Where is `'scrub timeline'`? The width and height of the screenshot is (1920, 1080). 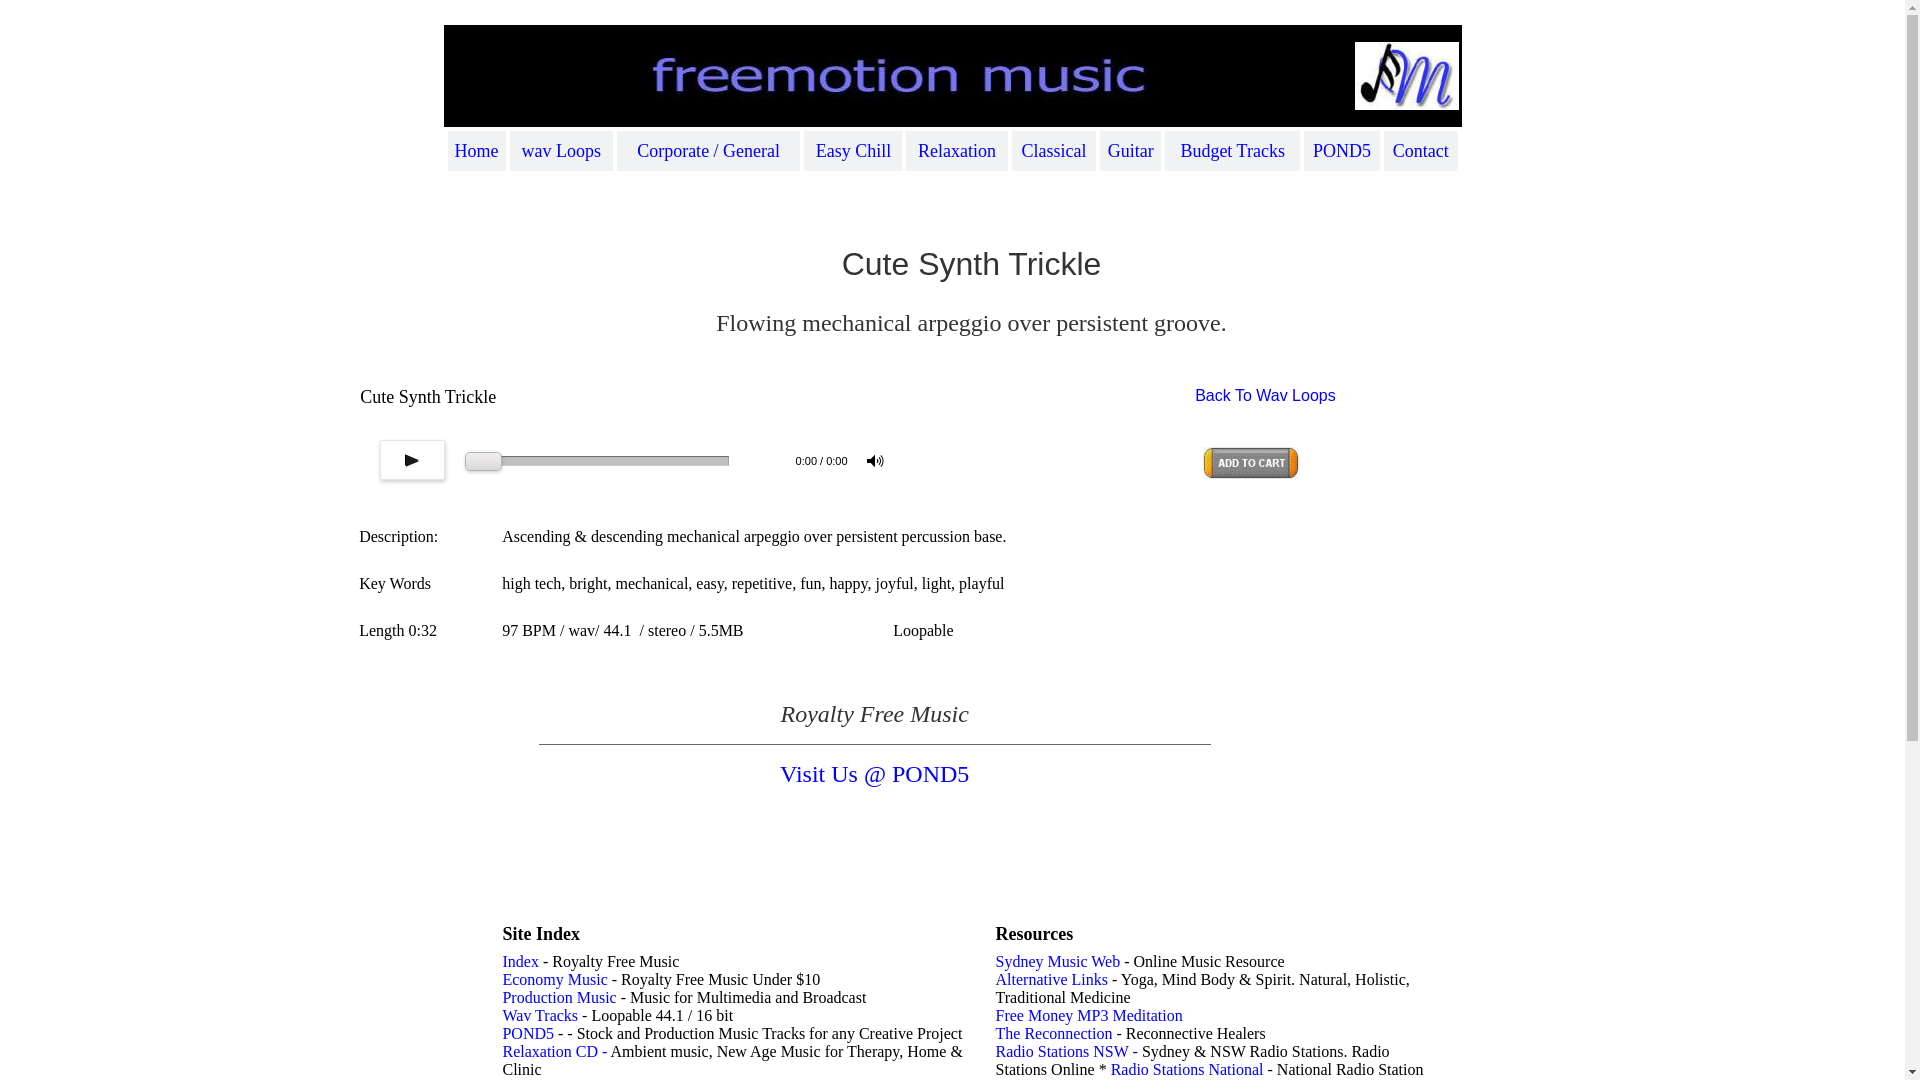
'scrub timeline' is located at coordinates (596, 461).